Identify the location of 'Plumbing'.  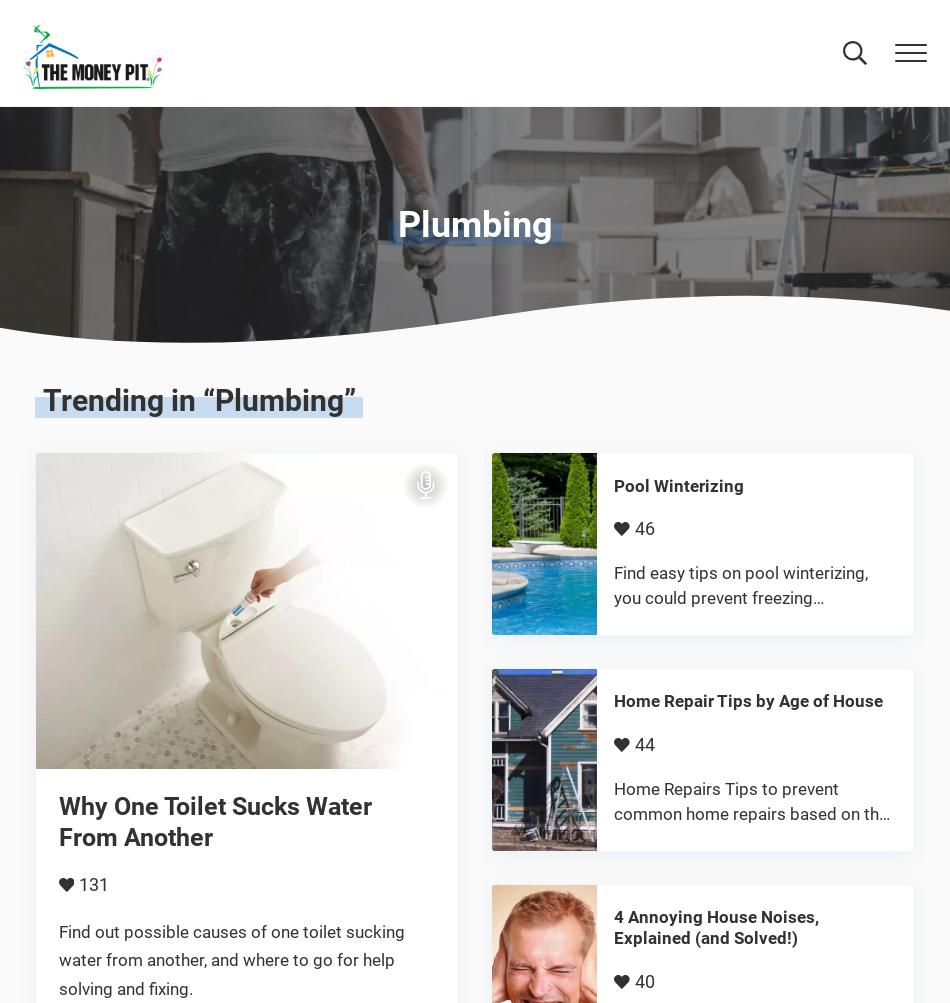
(473, 224).